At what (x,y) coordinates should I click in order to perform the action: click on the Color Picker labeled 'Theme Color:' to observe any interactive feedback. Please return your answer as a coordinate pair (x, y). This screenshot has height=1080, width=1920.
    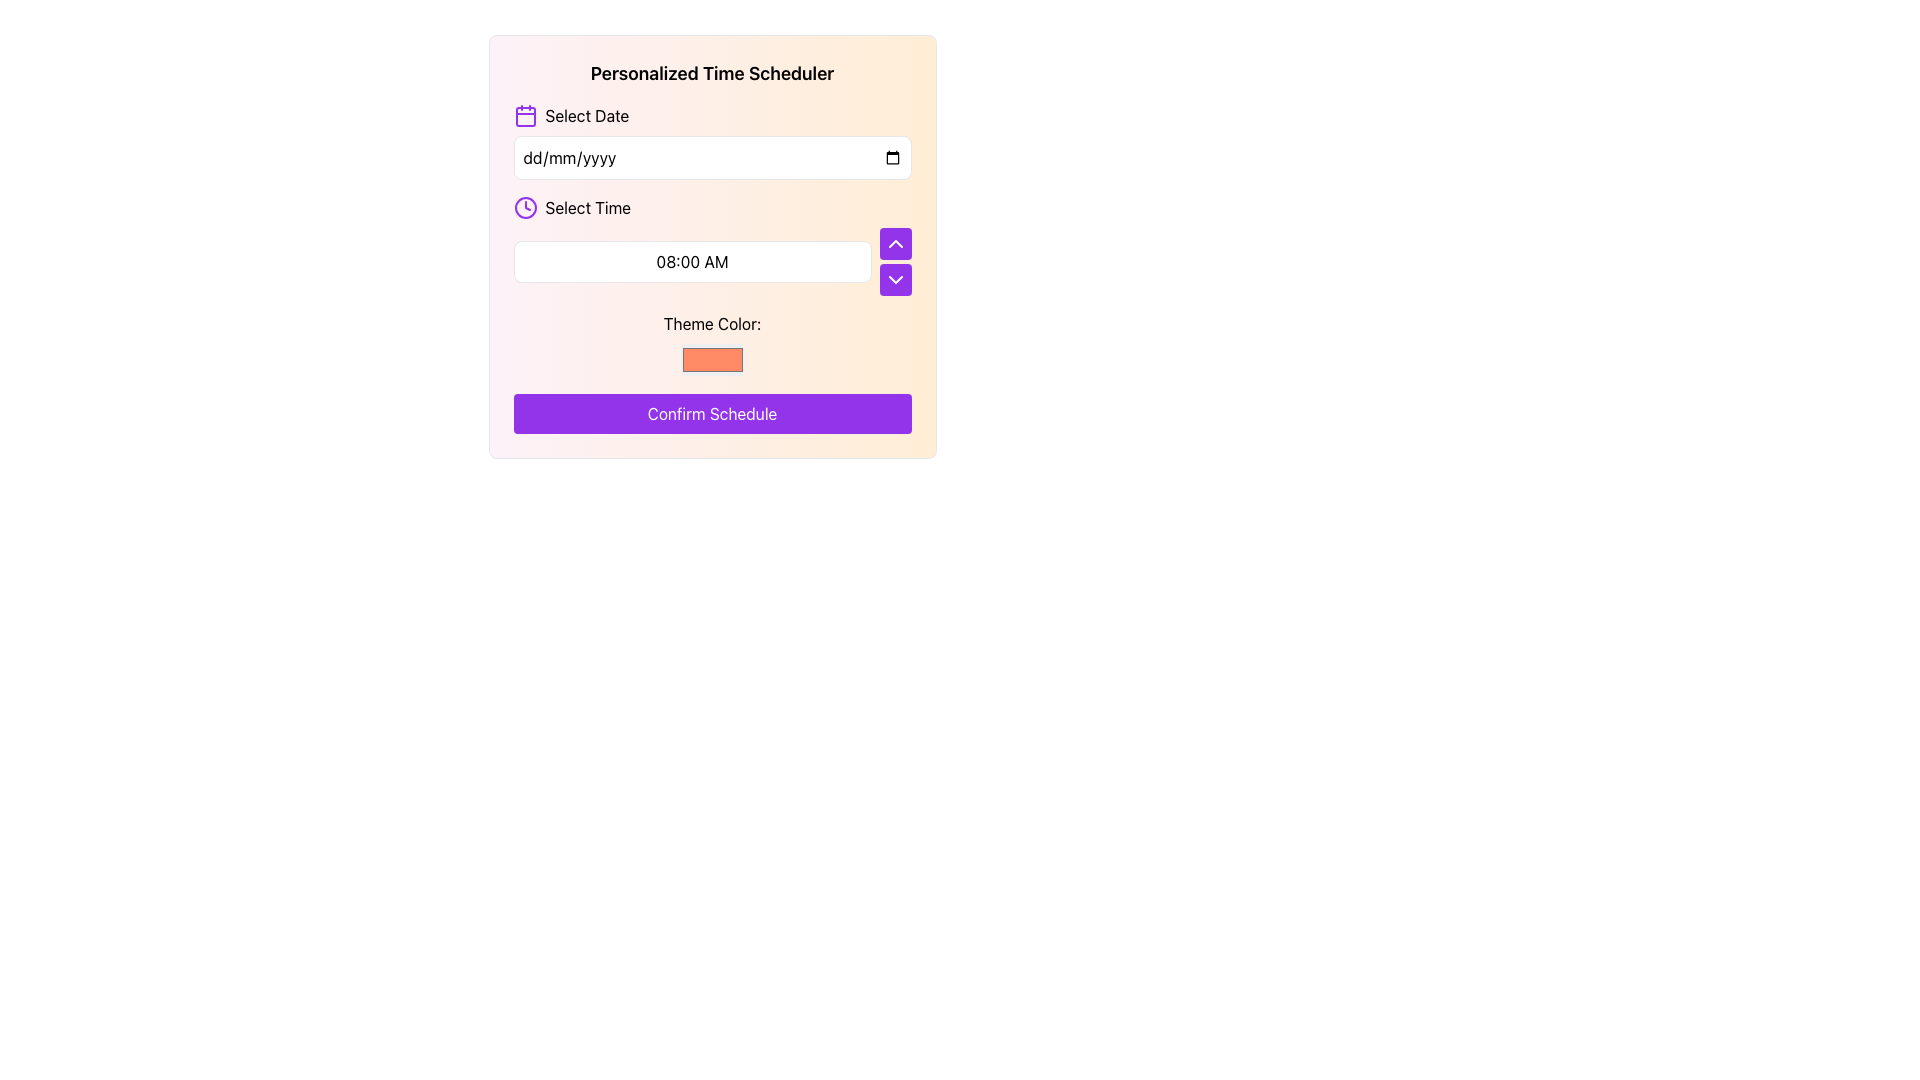
    Looking at the image, I should click on (712, 343).